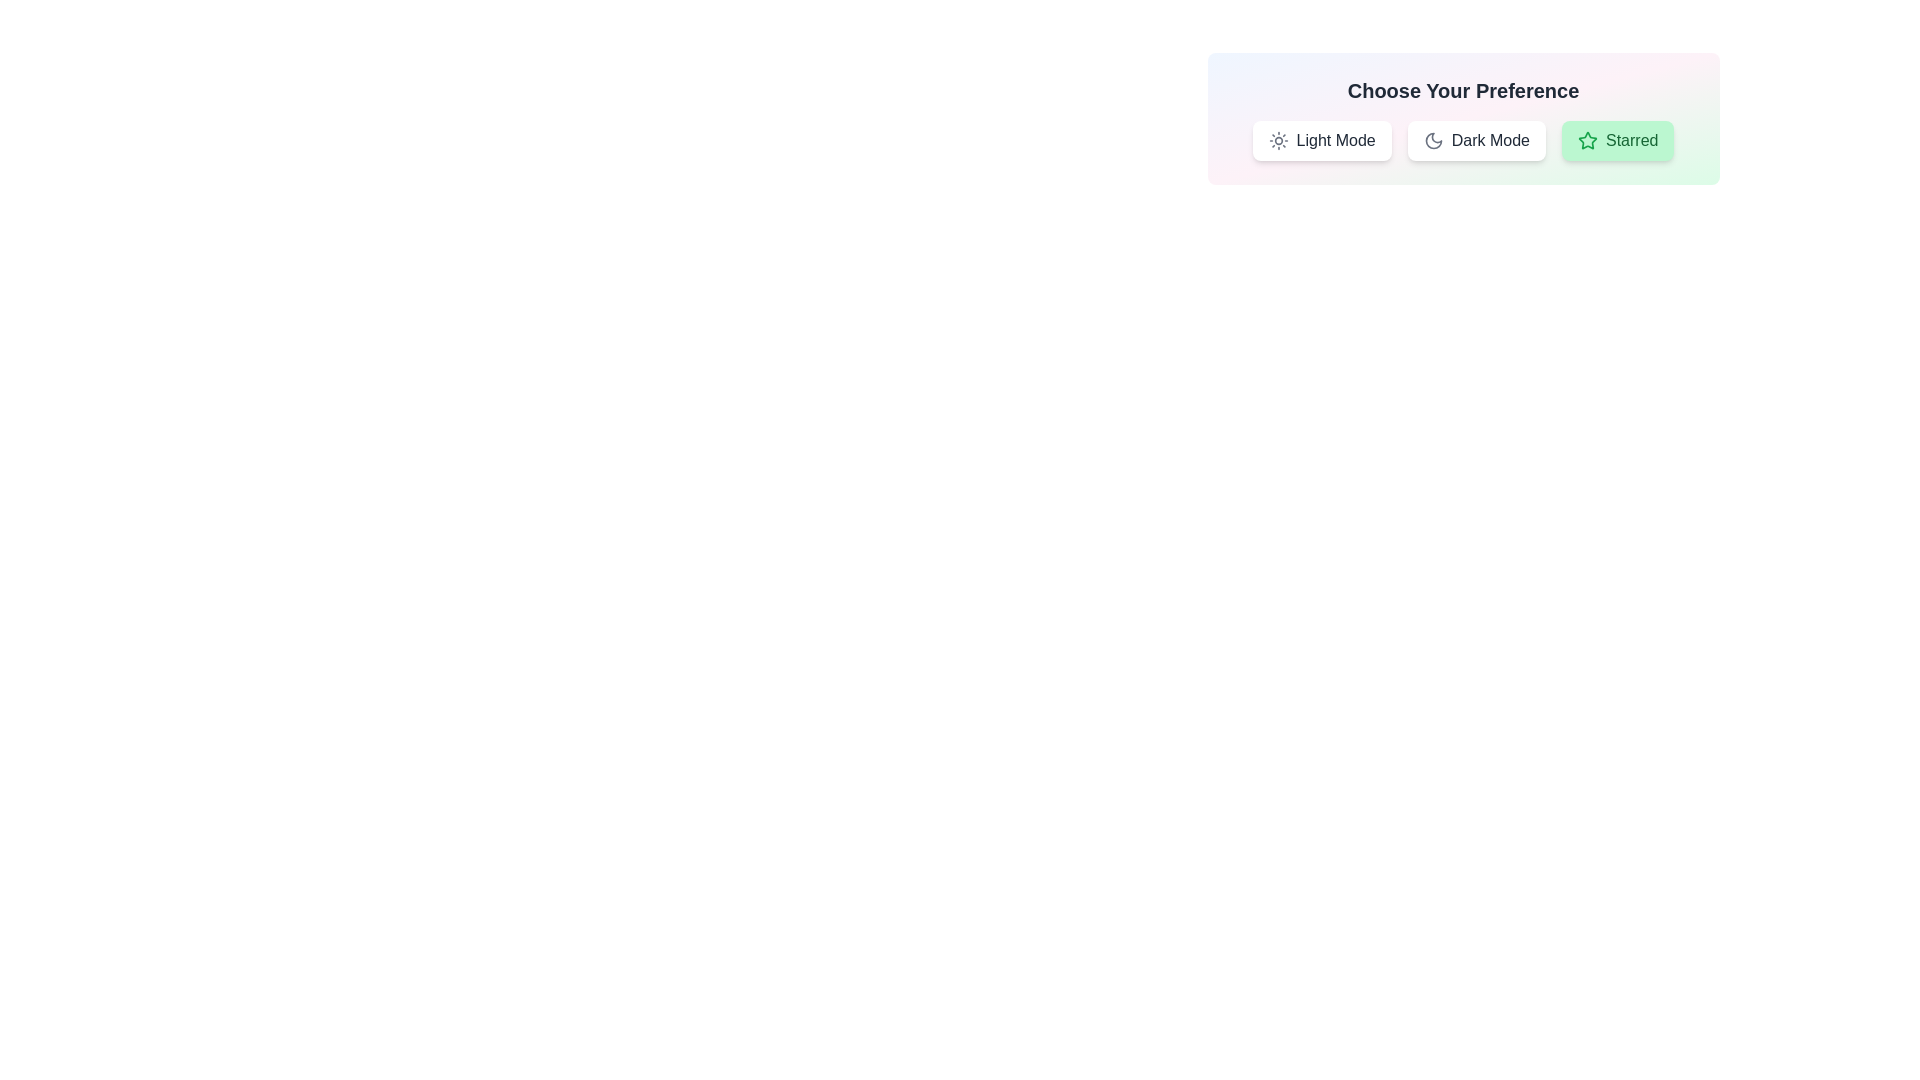 The width and height of the screenshot is (1920, 1080). Describe the element at coordinates (1477, 140) in the screenshot. I see `the chip labeled Dark Mode` at that location.